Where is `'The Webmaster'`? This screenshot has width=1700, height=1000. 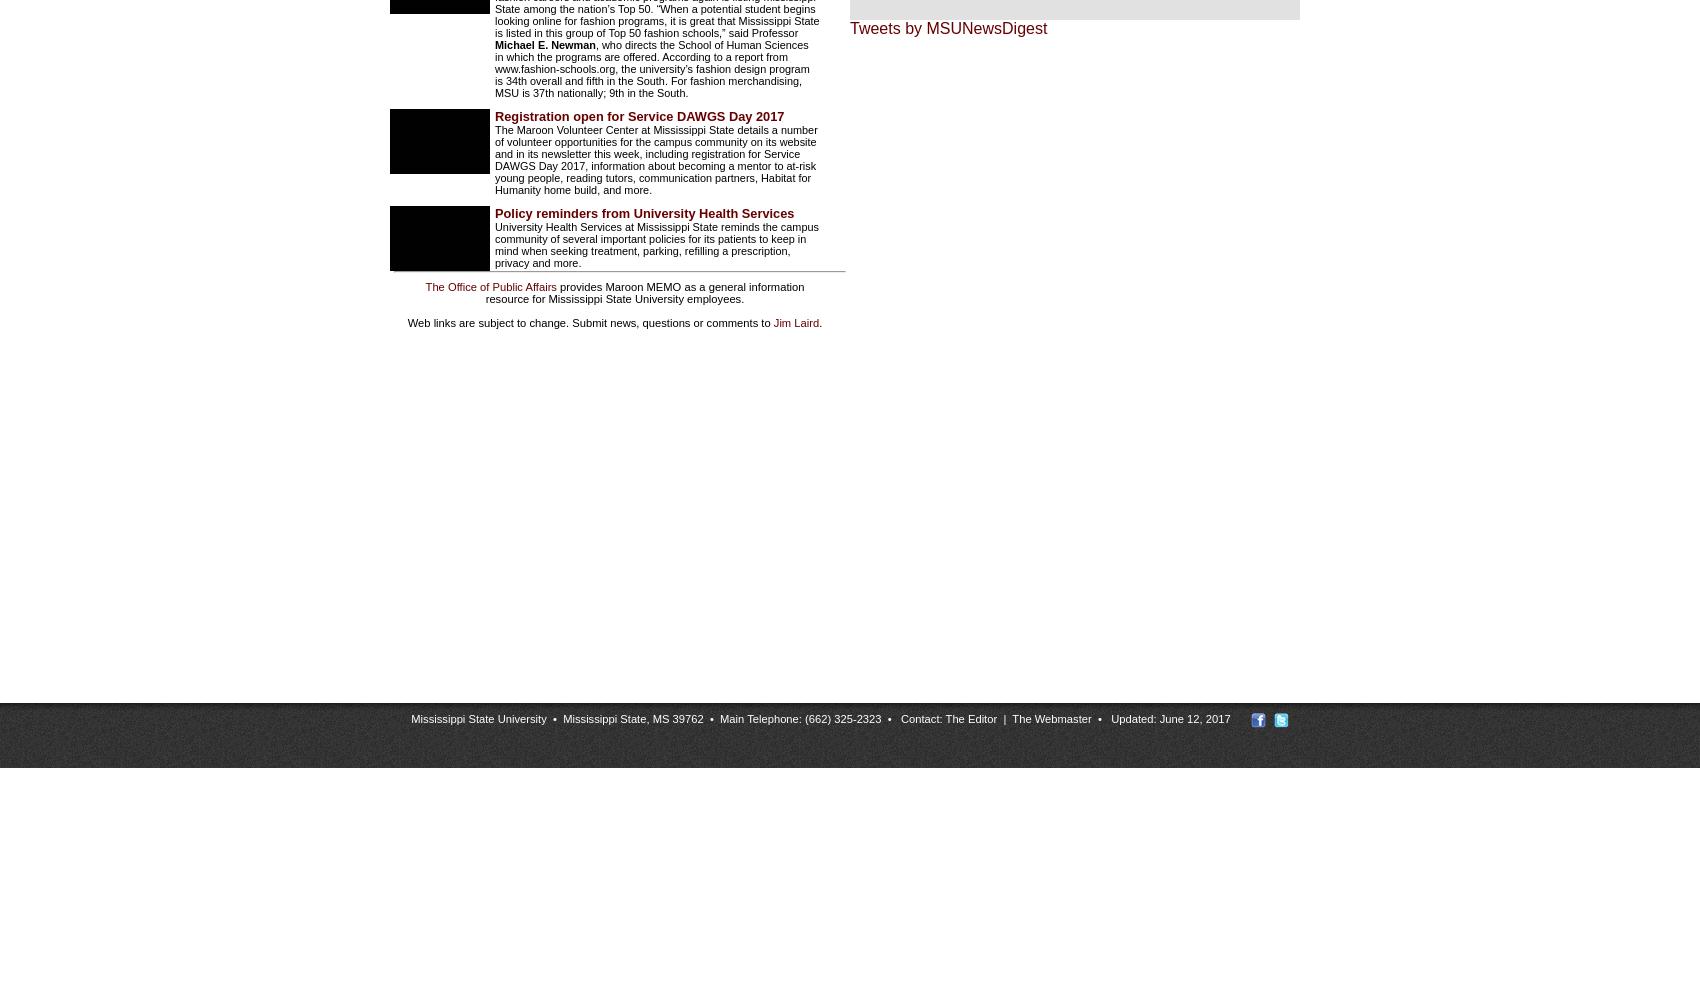
'The Webmaster' is located at coordinates (1050, 717).